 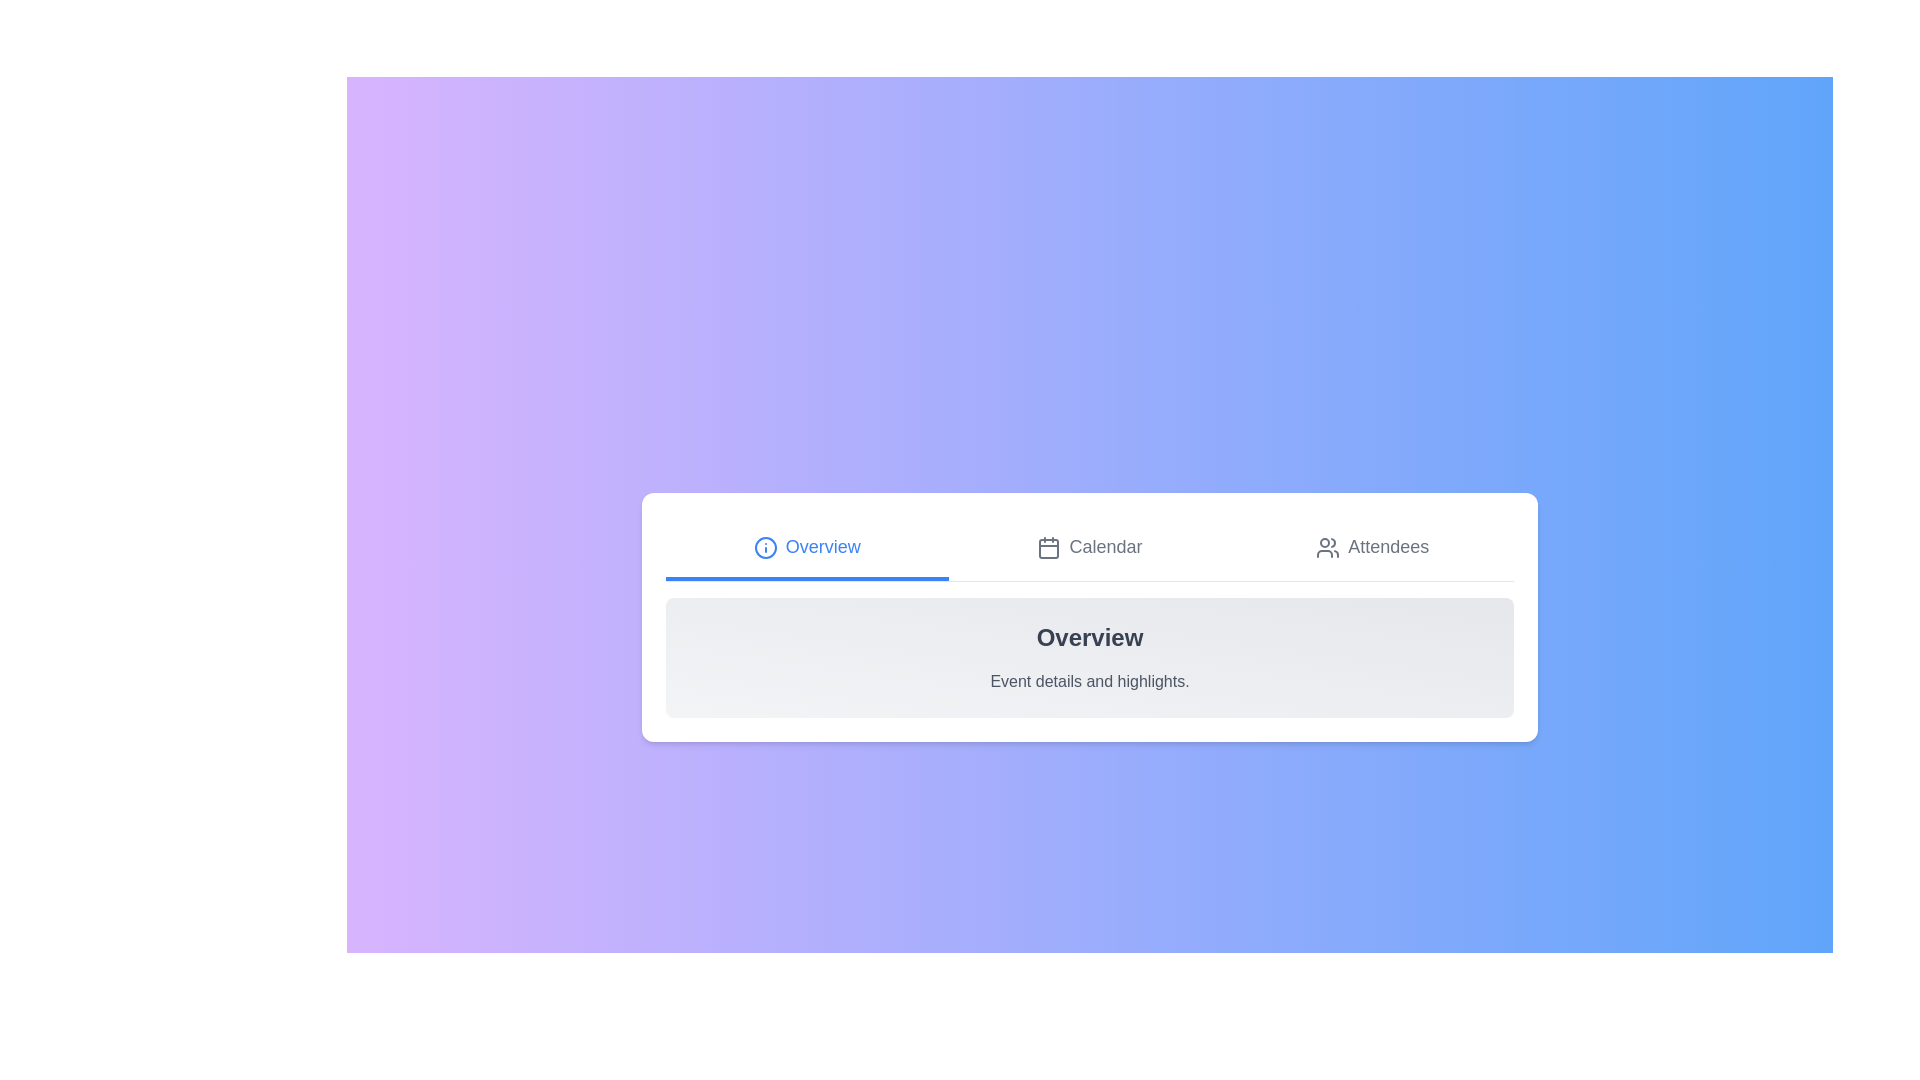 I want to click on the tab labeled Overview to switch to the corresponding view, so click(x=806, y=547).